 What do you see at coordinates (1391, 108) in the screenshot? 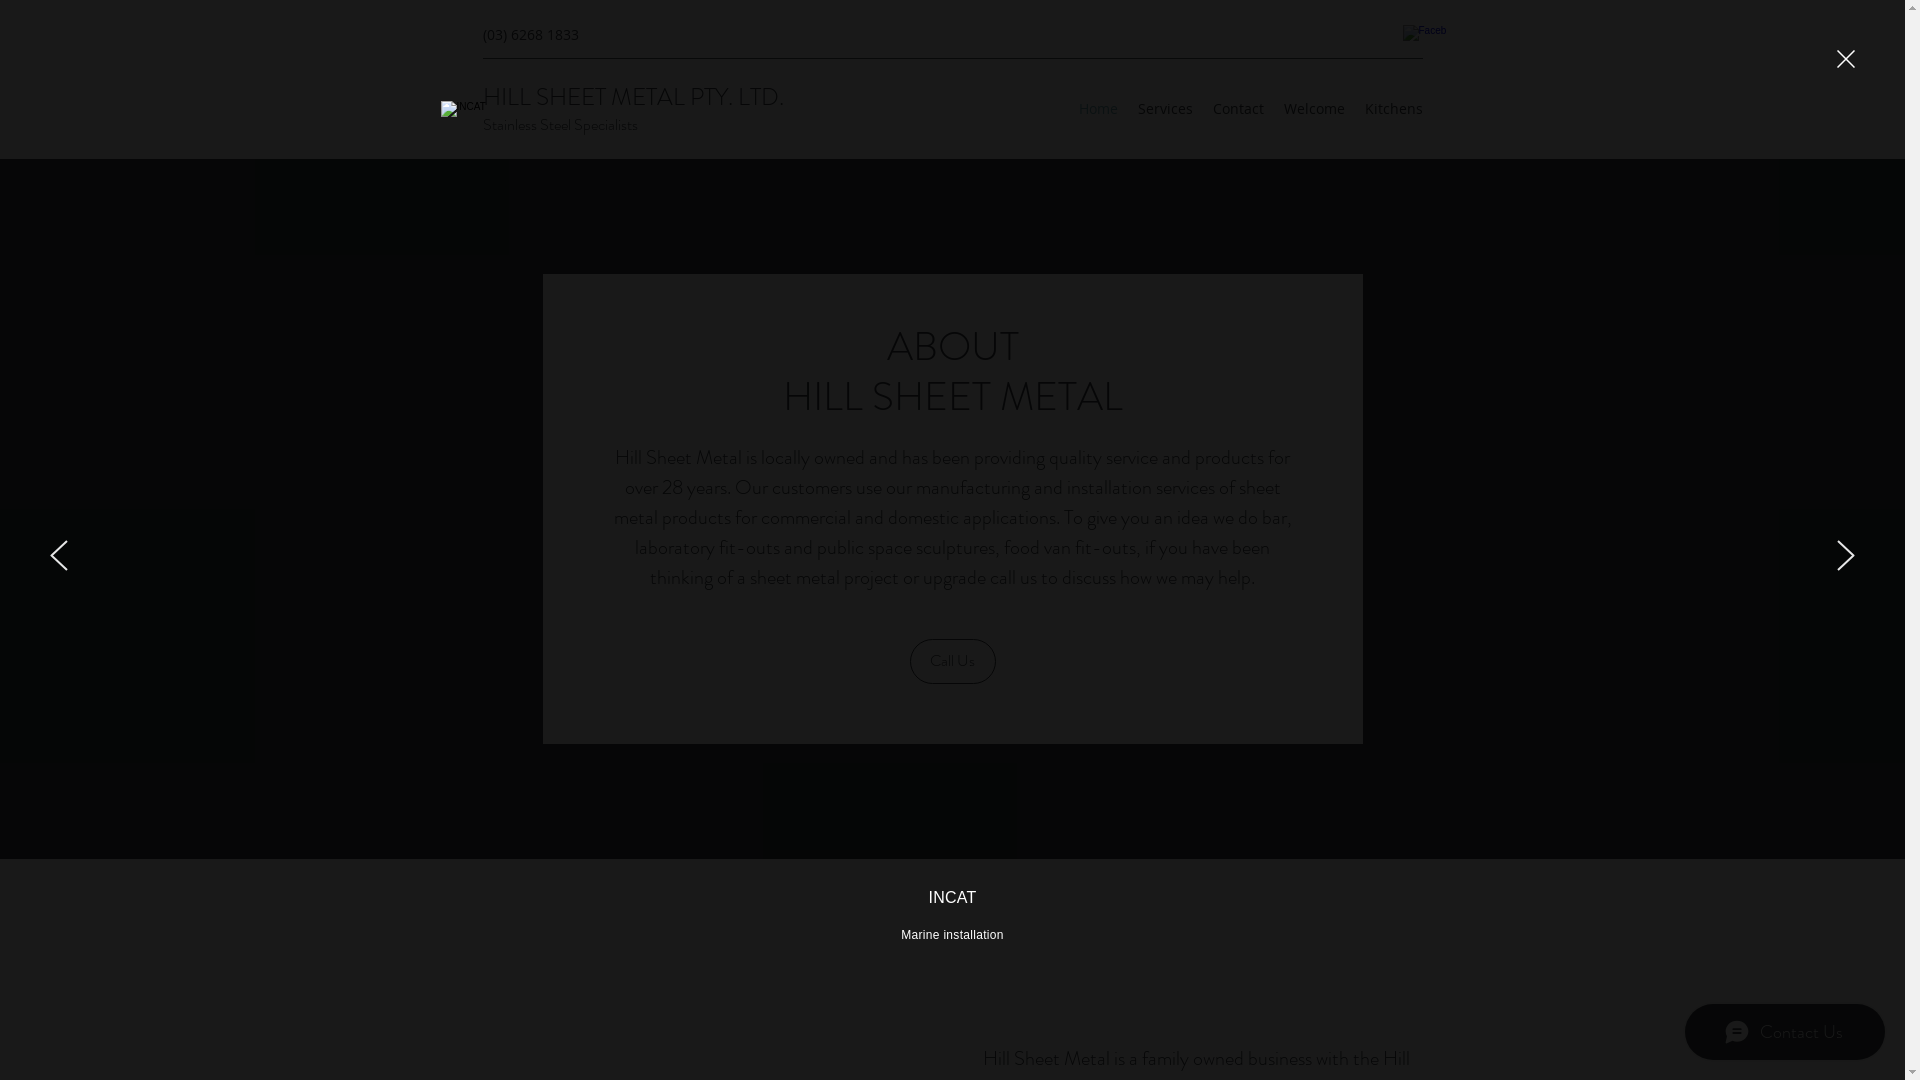
I see `'Kitchens'` at bounding box center [1391, 108].